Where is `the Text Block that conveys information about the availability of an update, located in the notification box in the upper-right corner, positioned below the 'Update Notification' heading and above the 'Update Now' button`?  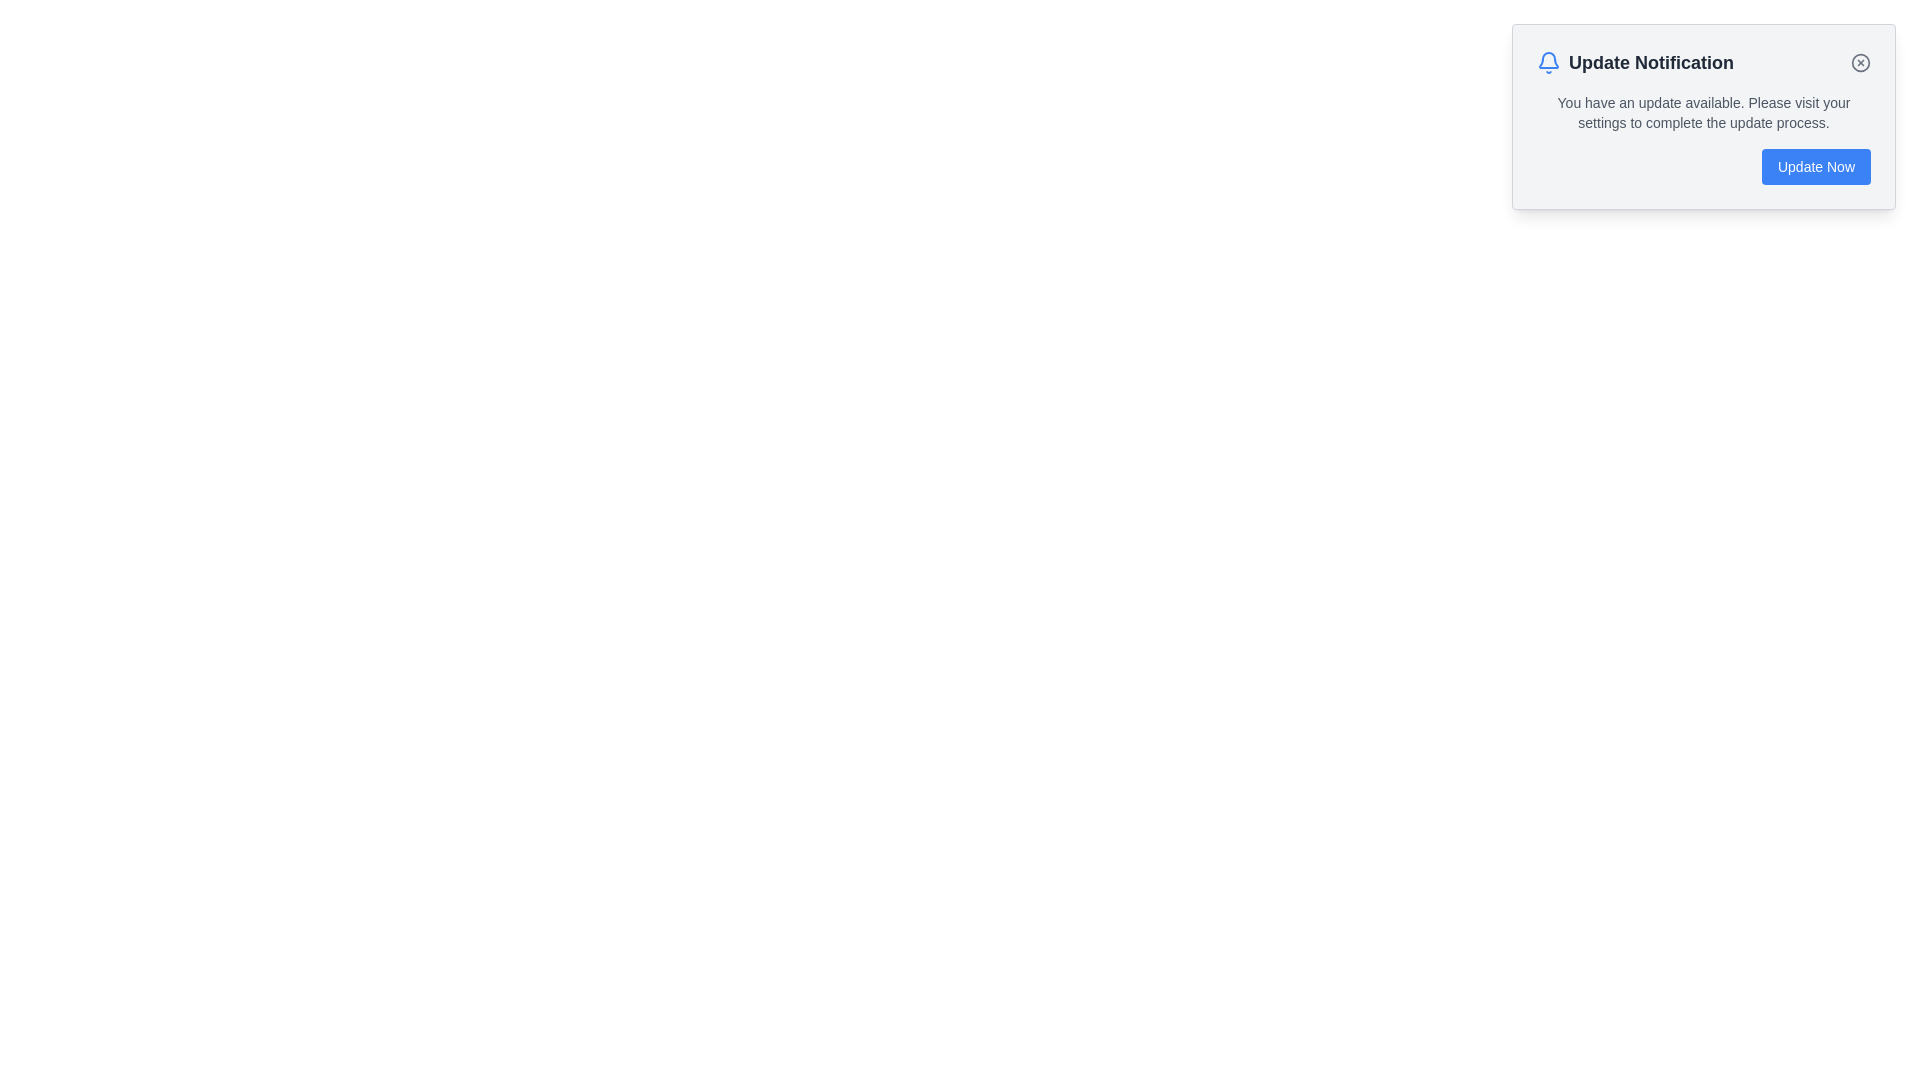 the Text Block that conveys information about the availability of an update, located in the notification box in the upper-right corner, positioned below the 'Update Notification' heading and above the 'Update Now' button is located at coordinates (1703, 112).